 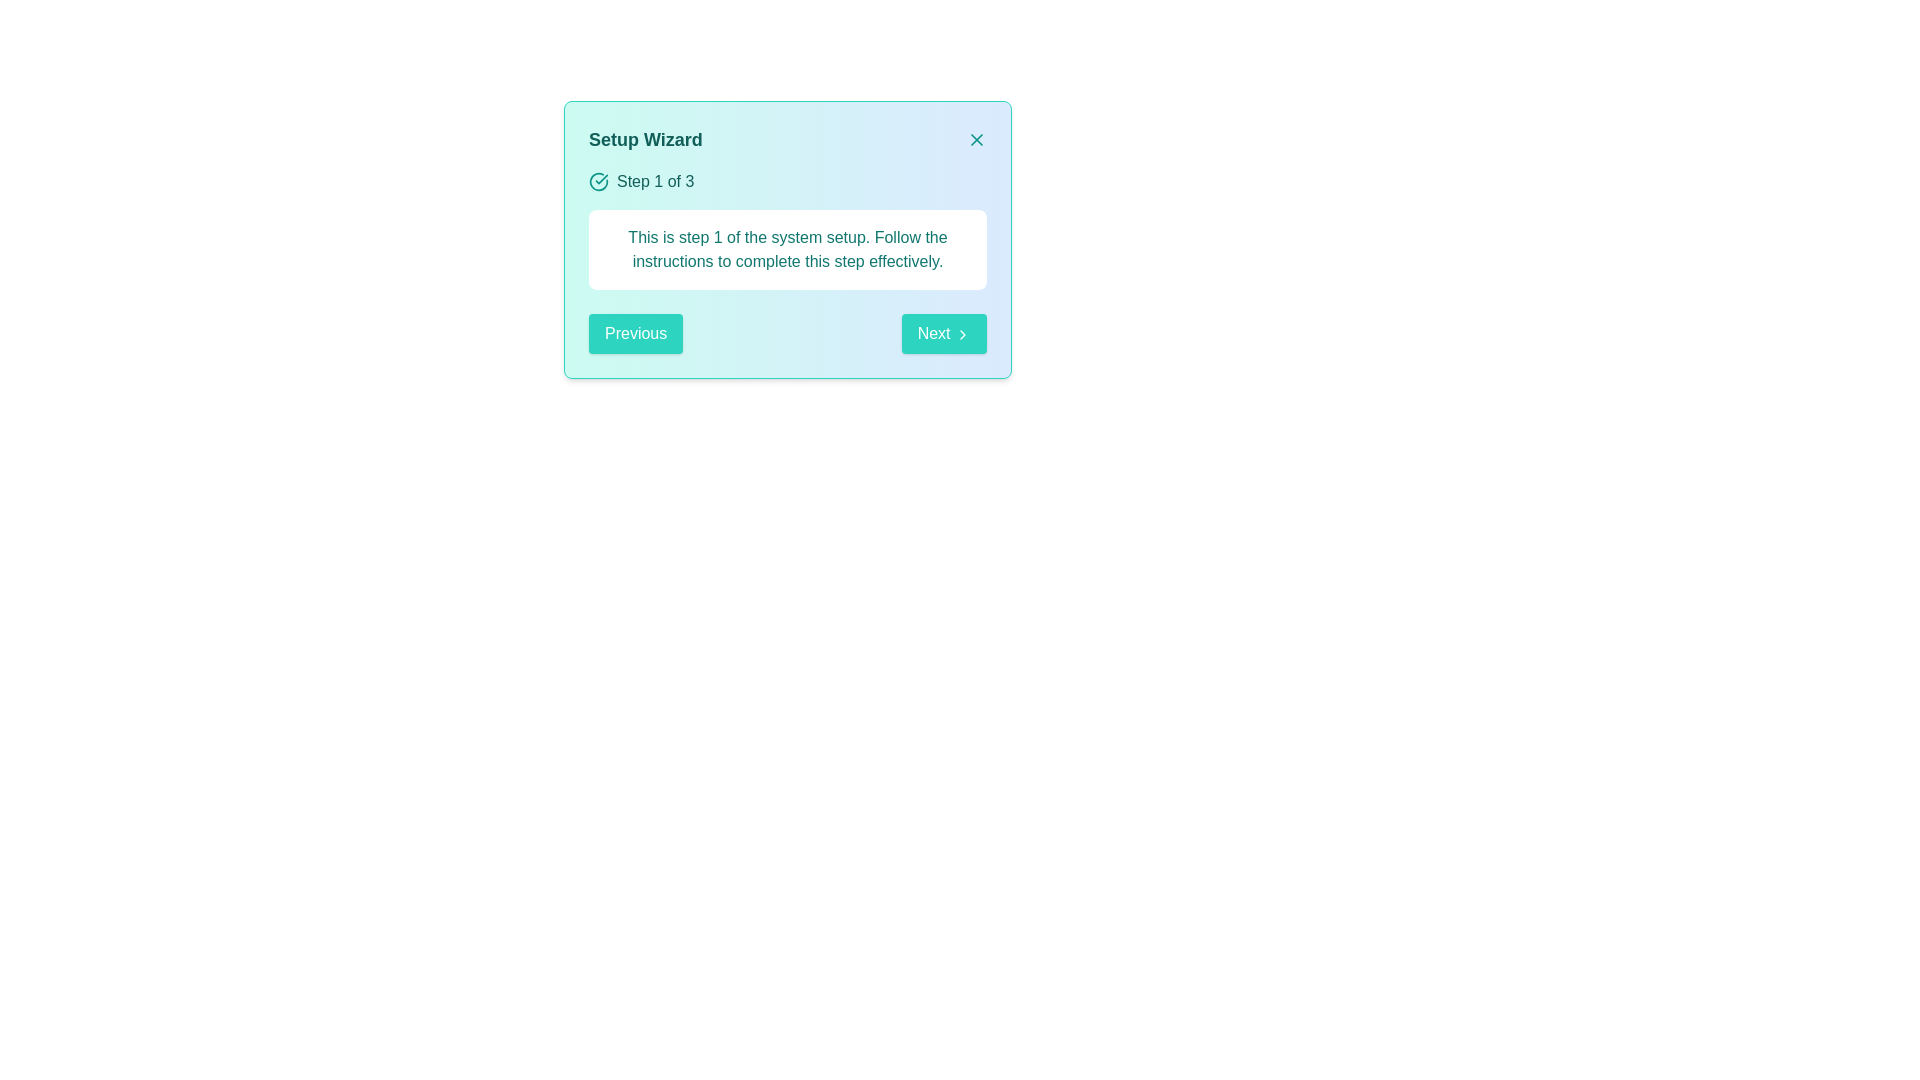 What do you see at coordinates (943, 333) in the screenshot?
I see `the 'Next' button to proceed to the next step` at bounding box center [943, 333].